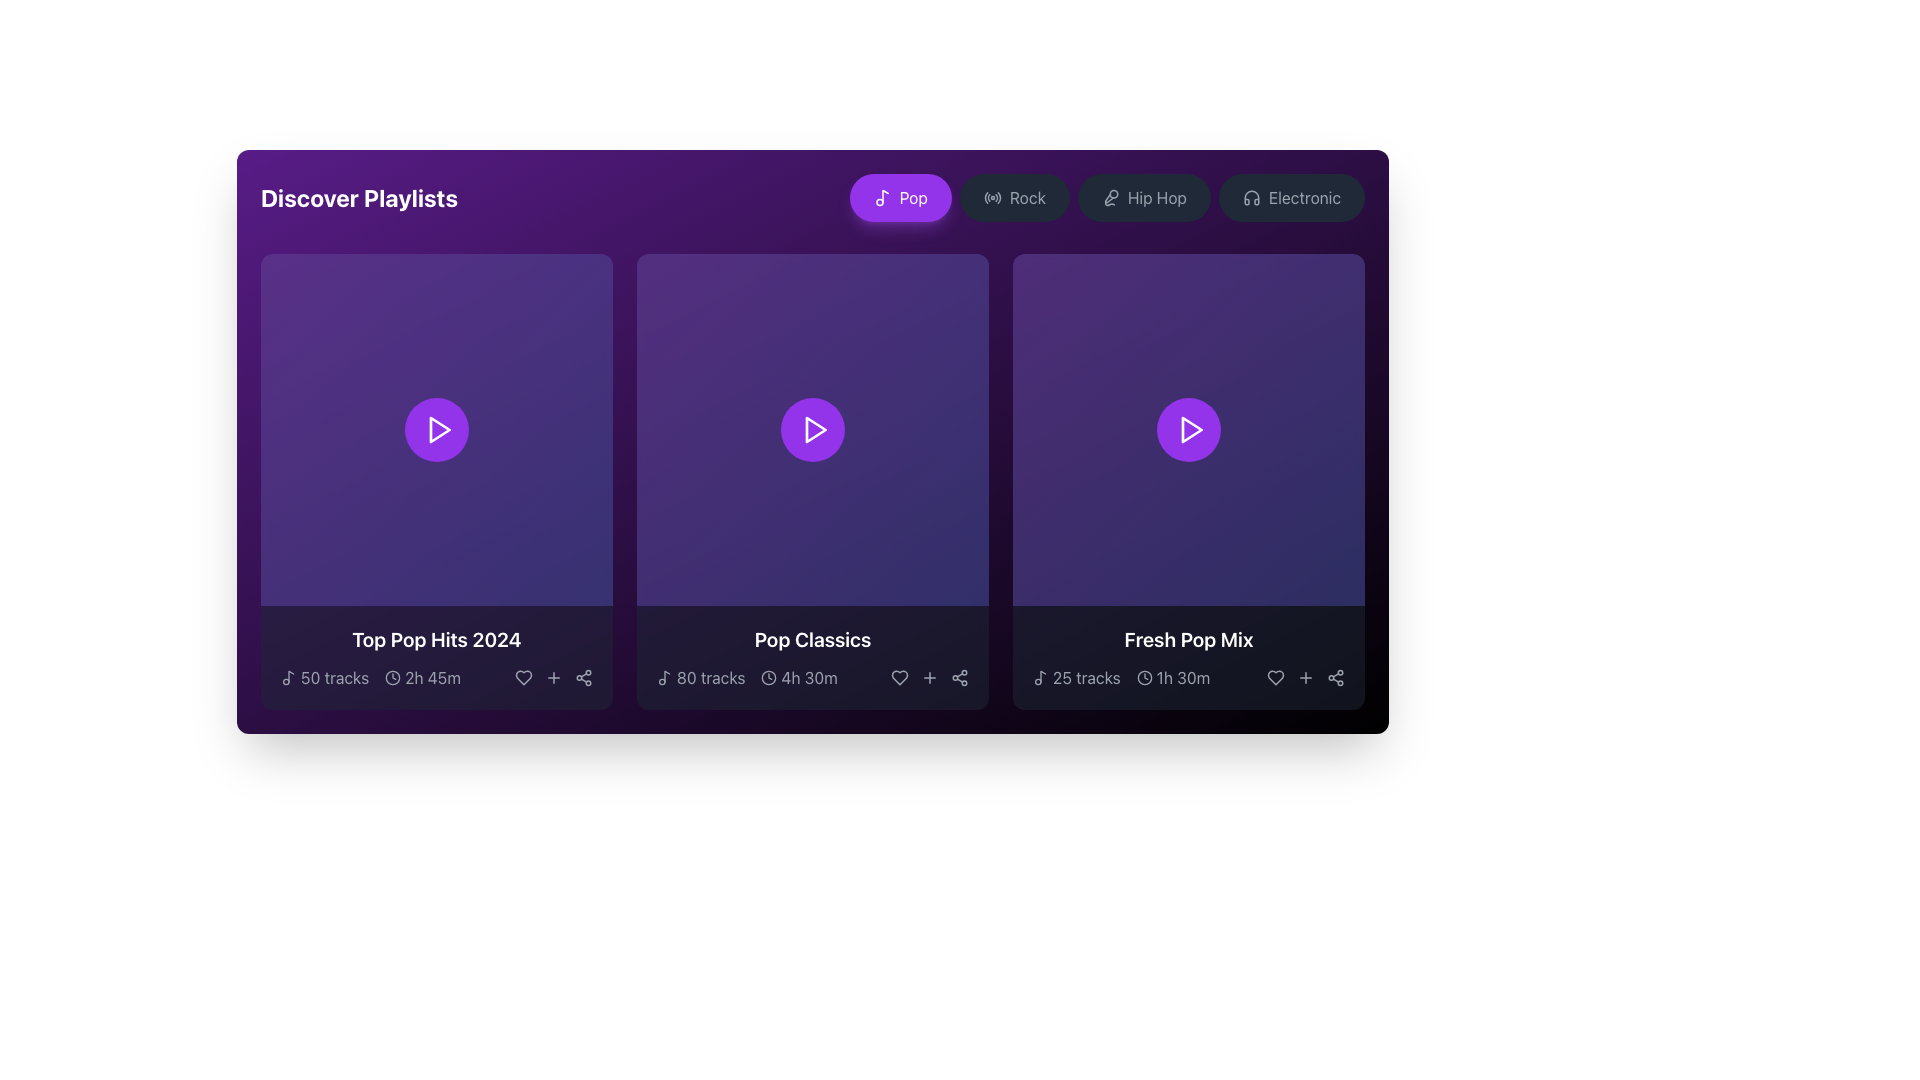 Image resolution: width=1920 pixels, height=1080 pixels. What do you see at coordinates (1144, 677) in the screenshot?
I see `the SVG circle element that represents the clock's face, which is centrally located within the clock icon` at bounding box center [1144, 677].